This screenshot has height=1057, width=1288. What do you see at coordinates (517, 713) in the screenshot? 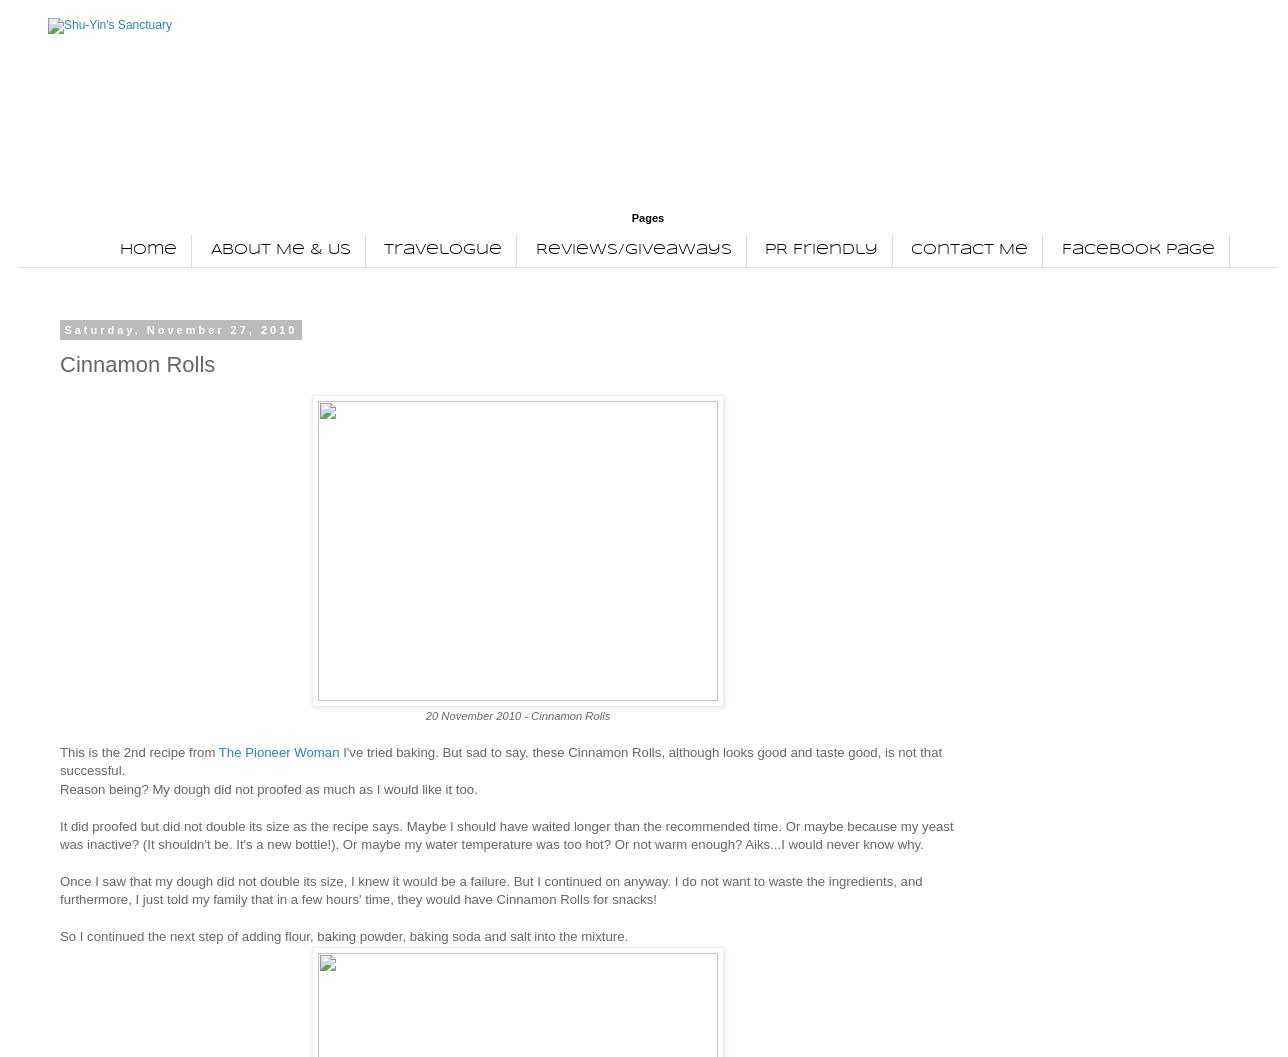
I see `'20 November 2010 - Cinnamon Rolls'` at bounding box center [517, 713].